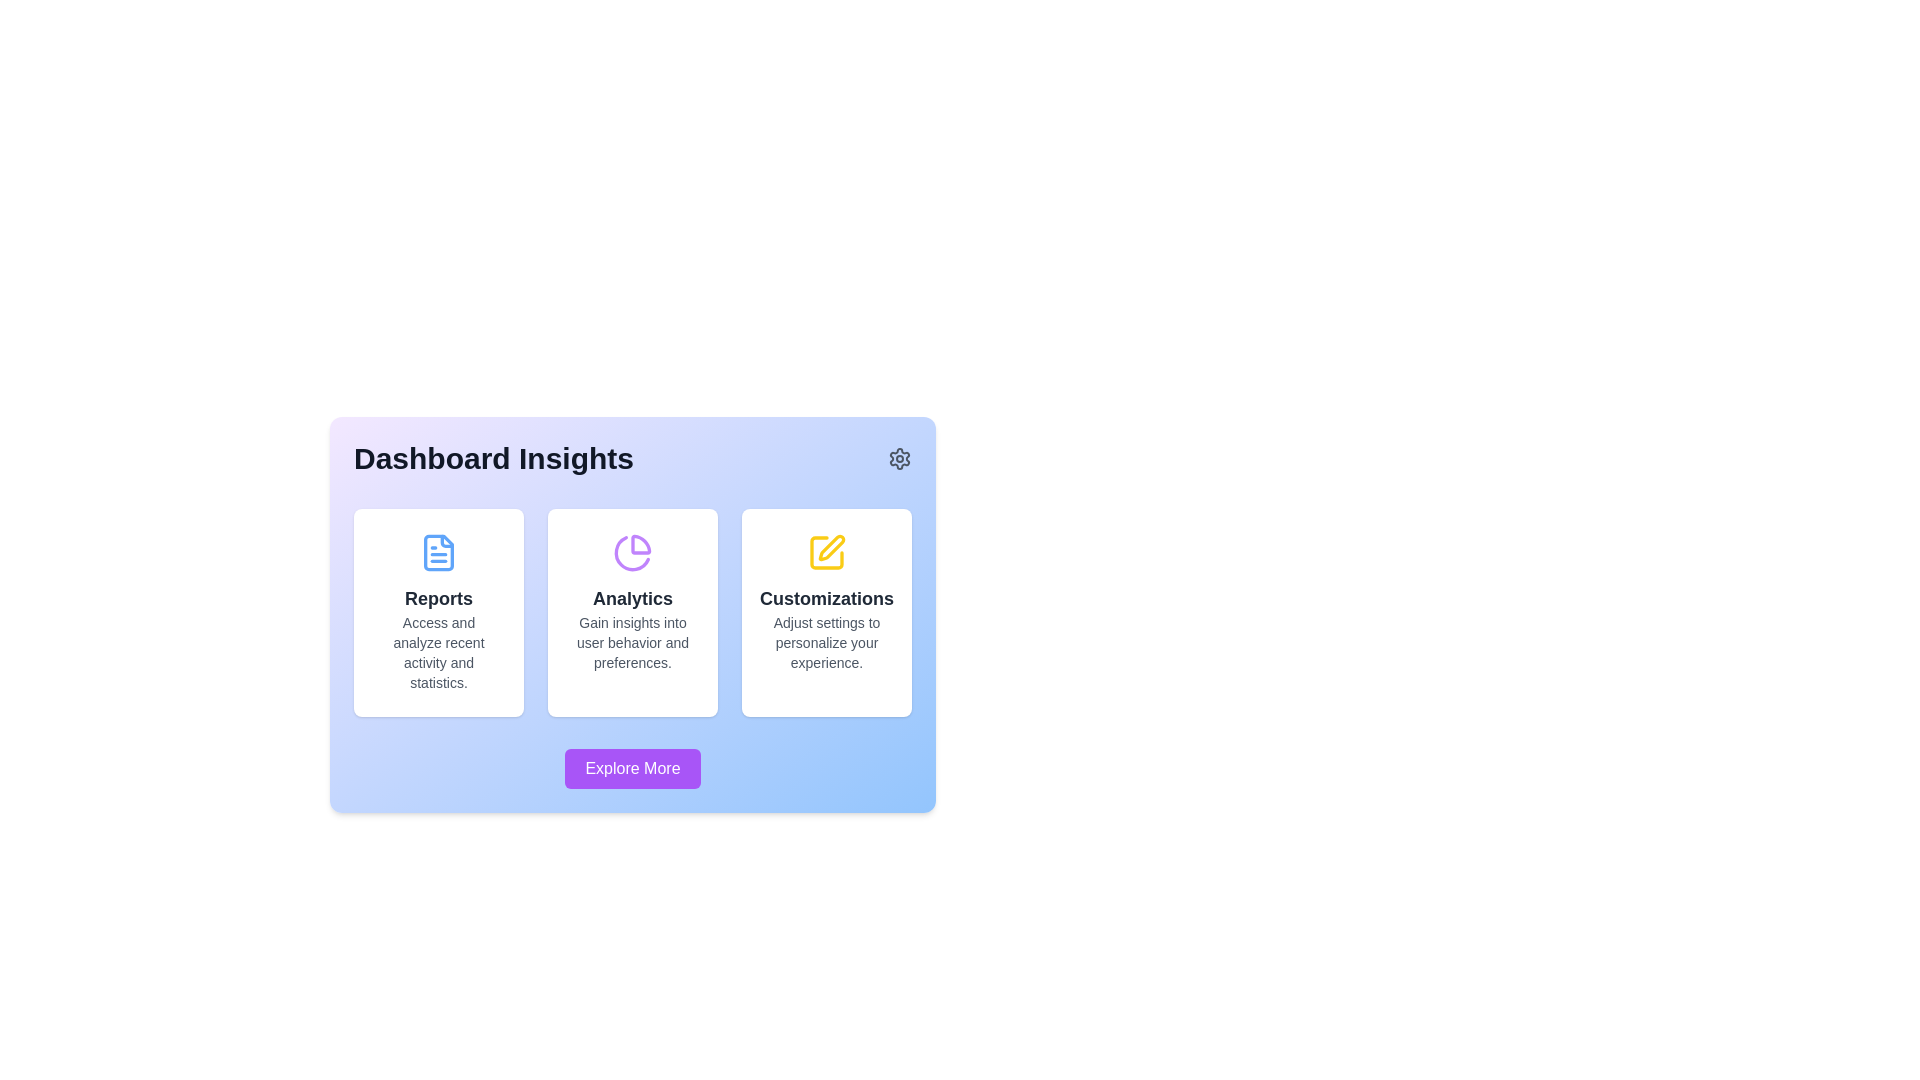 This screenshot has width=1920, height=1080. What do you see at coordinates (632, 612) in the screenshot?
I see `the middle card in the row of three cards, which is likely linked to analytics-related features or content for gaining insights into user behavior` at bounding box center [632, 612].